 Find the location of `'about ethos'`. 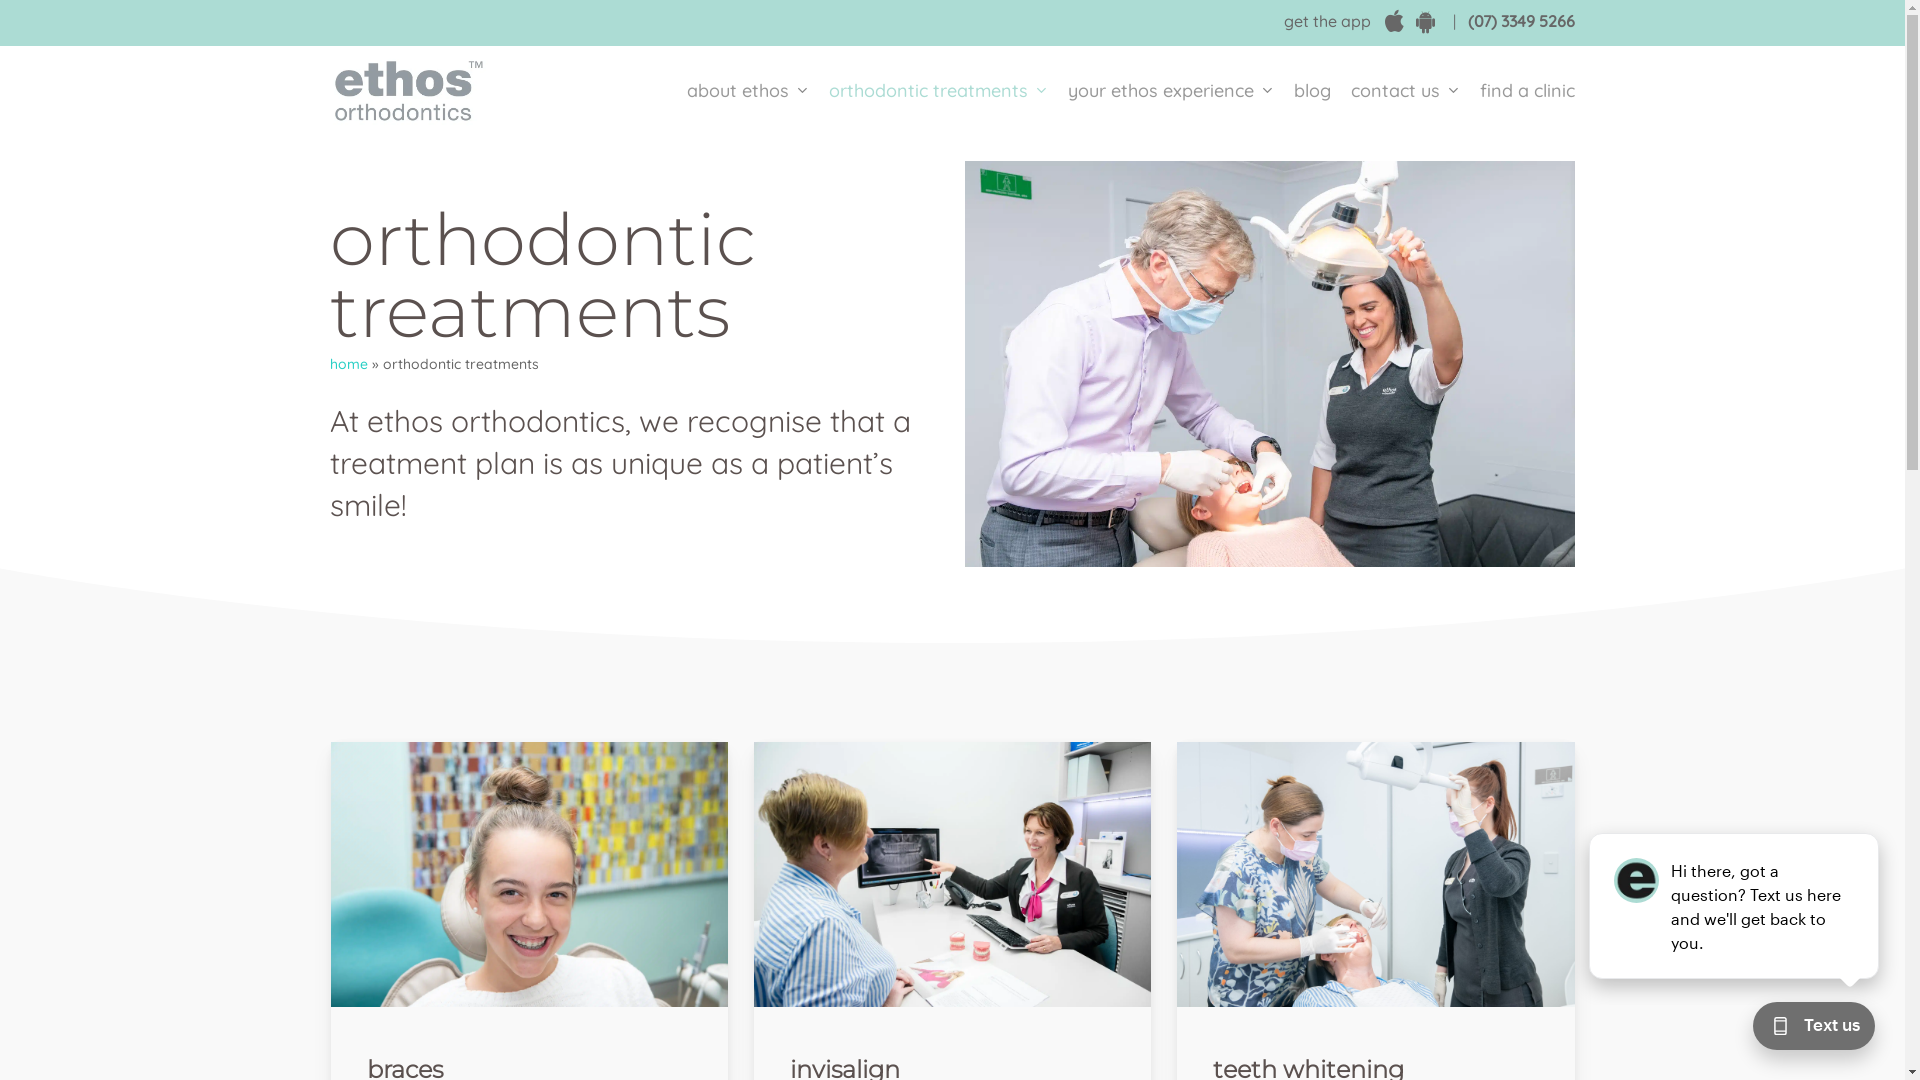

'about ethos' is located at coordinates (747, 91).